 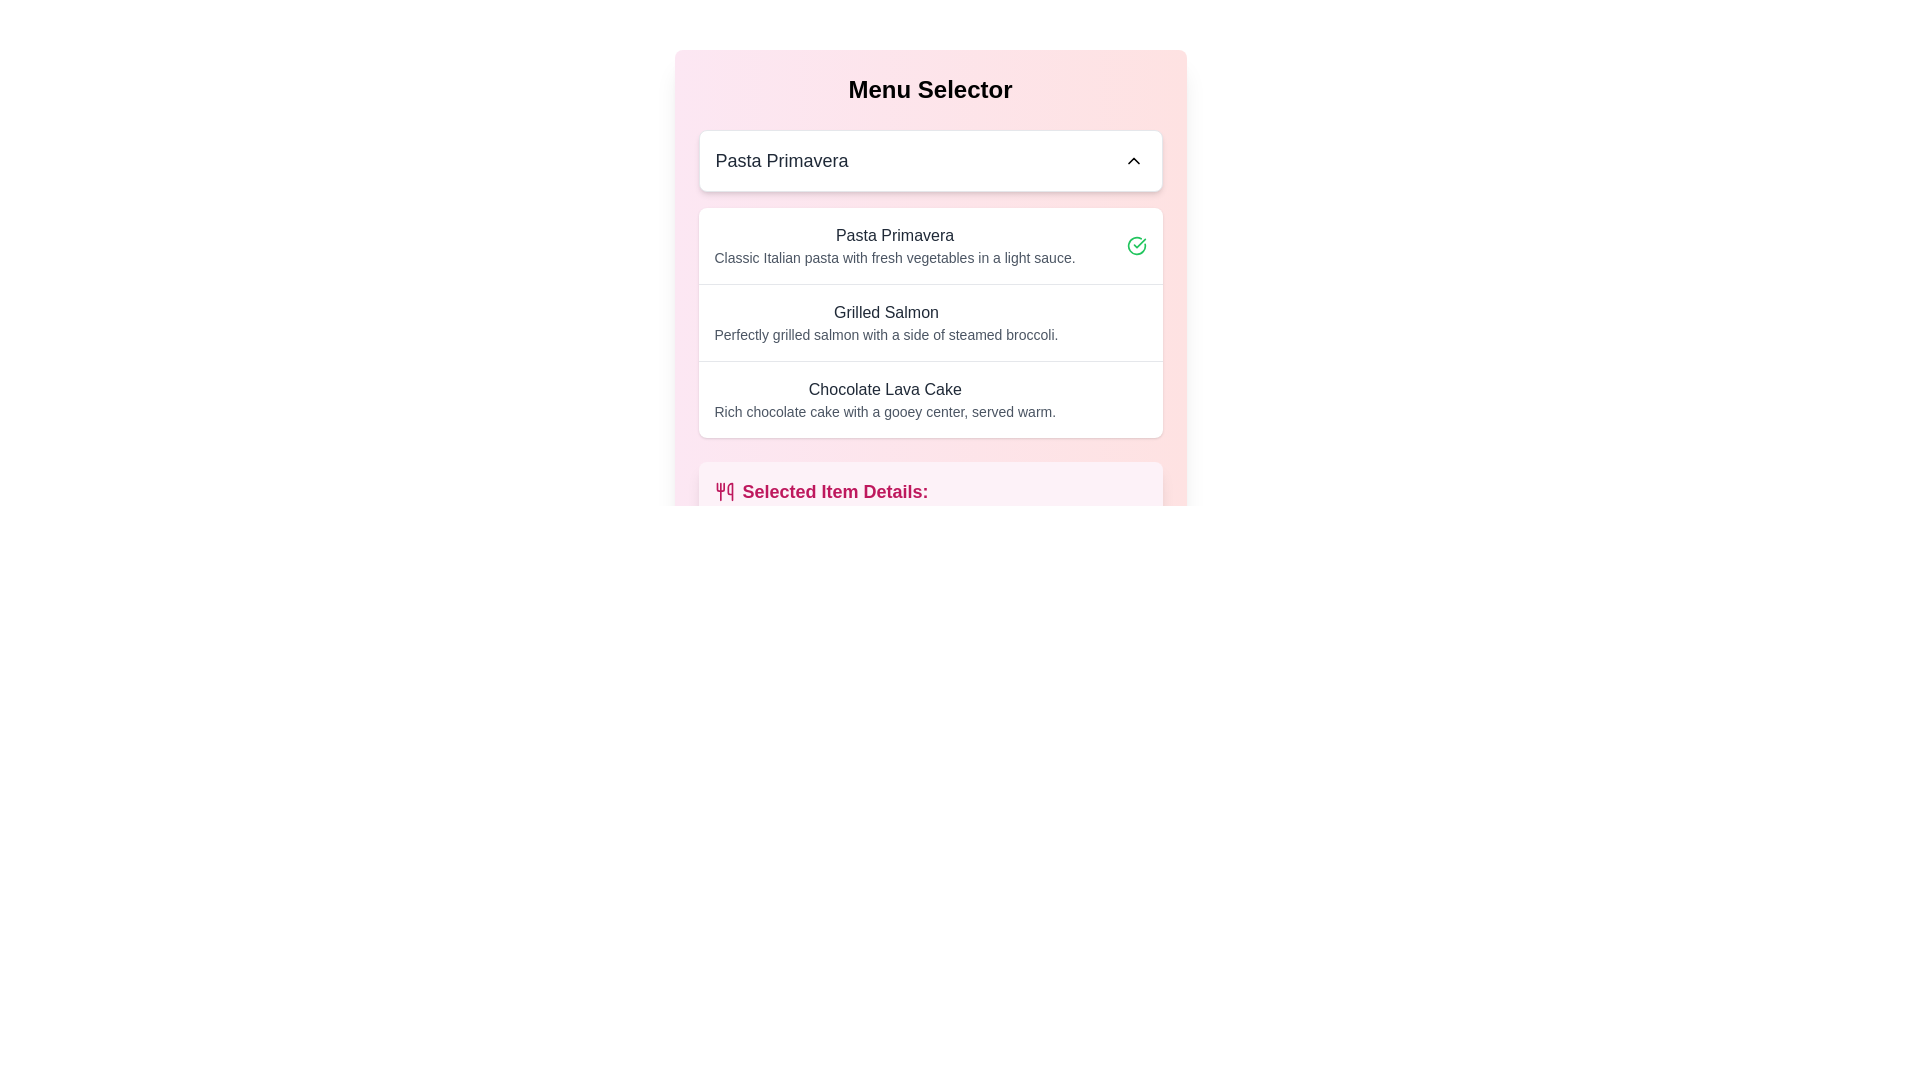 I want to click on the text label displaying 'Pasta Primavera', which is styled with a bold, medium-sized font in dark gray color and is the first item in the menu list, so click(x=894, y=234).